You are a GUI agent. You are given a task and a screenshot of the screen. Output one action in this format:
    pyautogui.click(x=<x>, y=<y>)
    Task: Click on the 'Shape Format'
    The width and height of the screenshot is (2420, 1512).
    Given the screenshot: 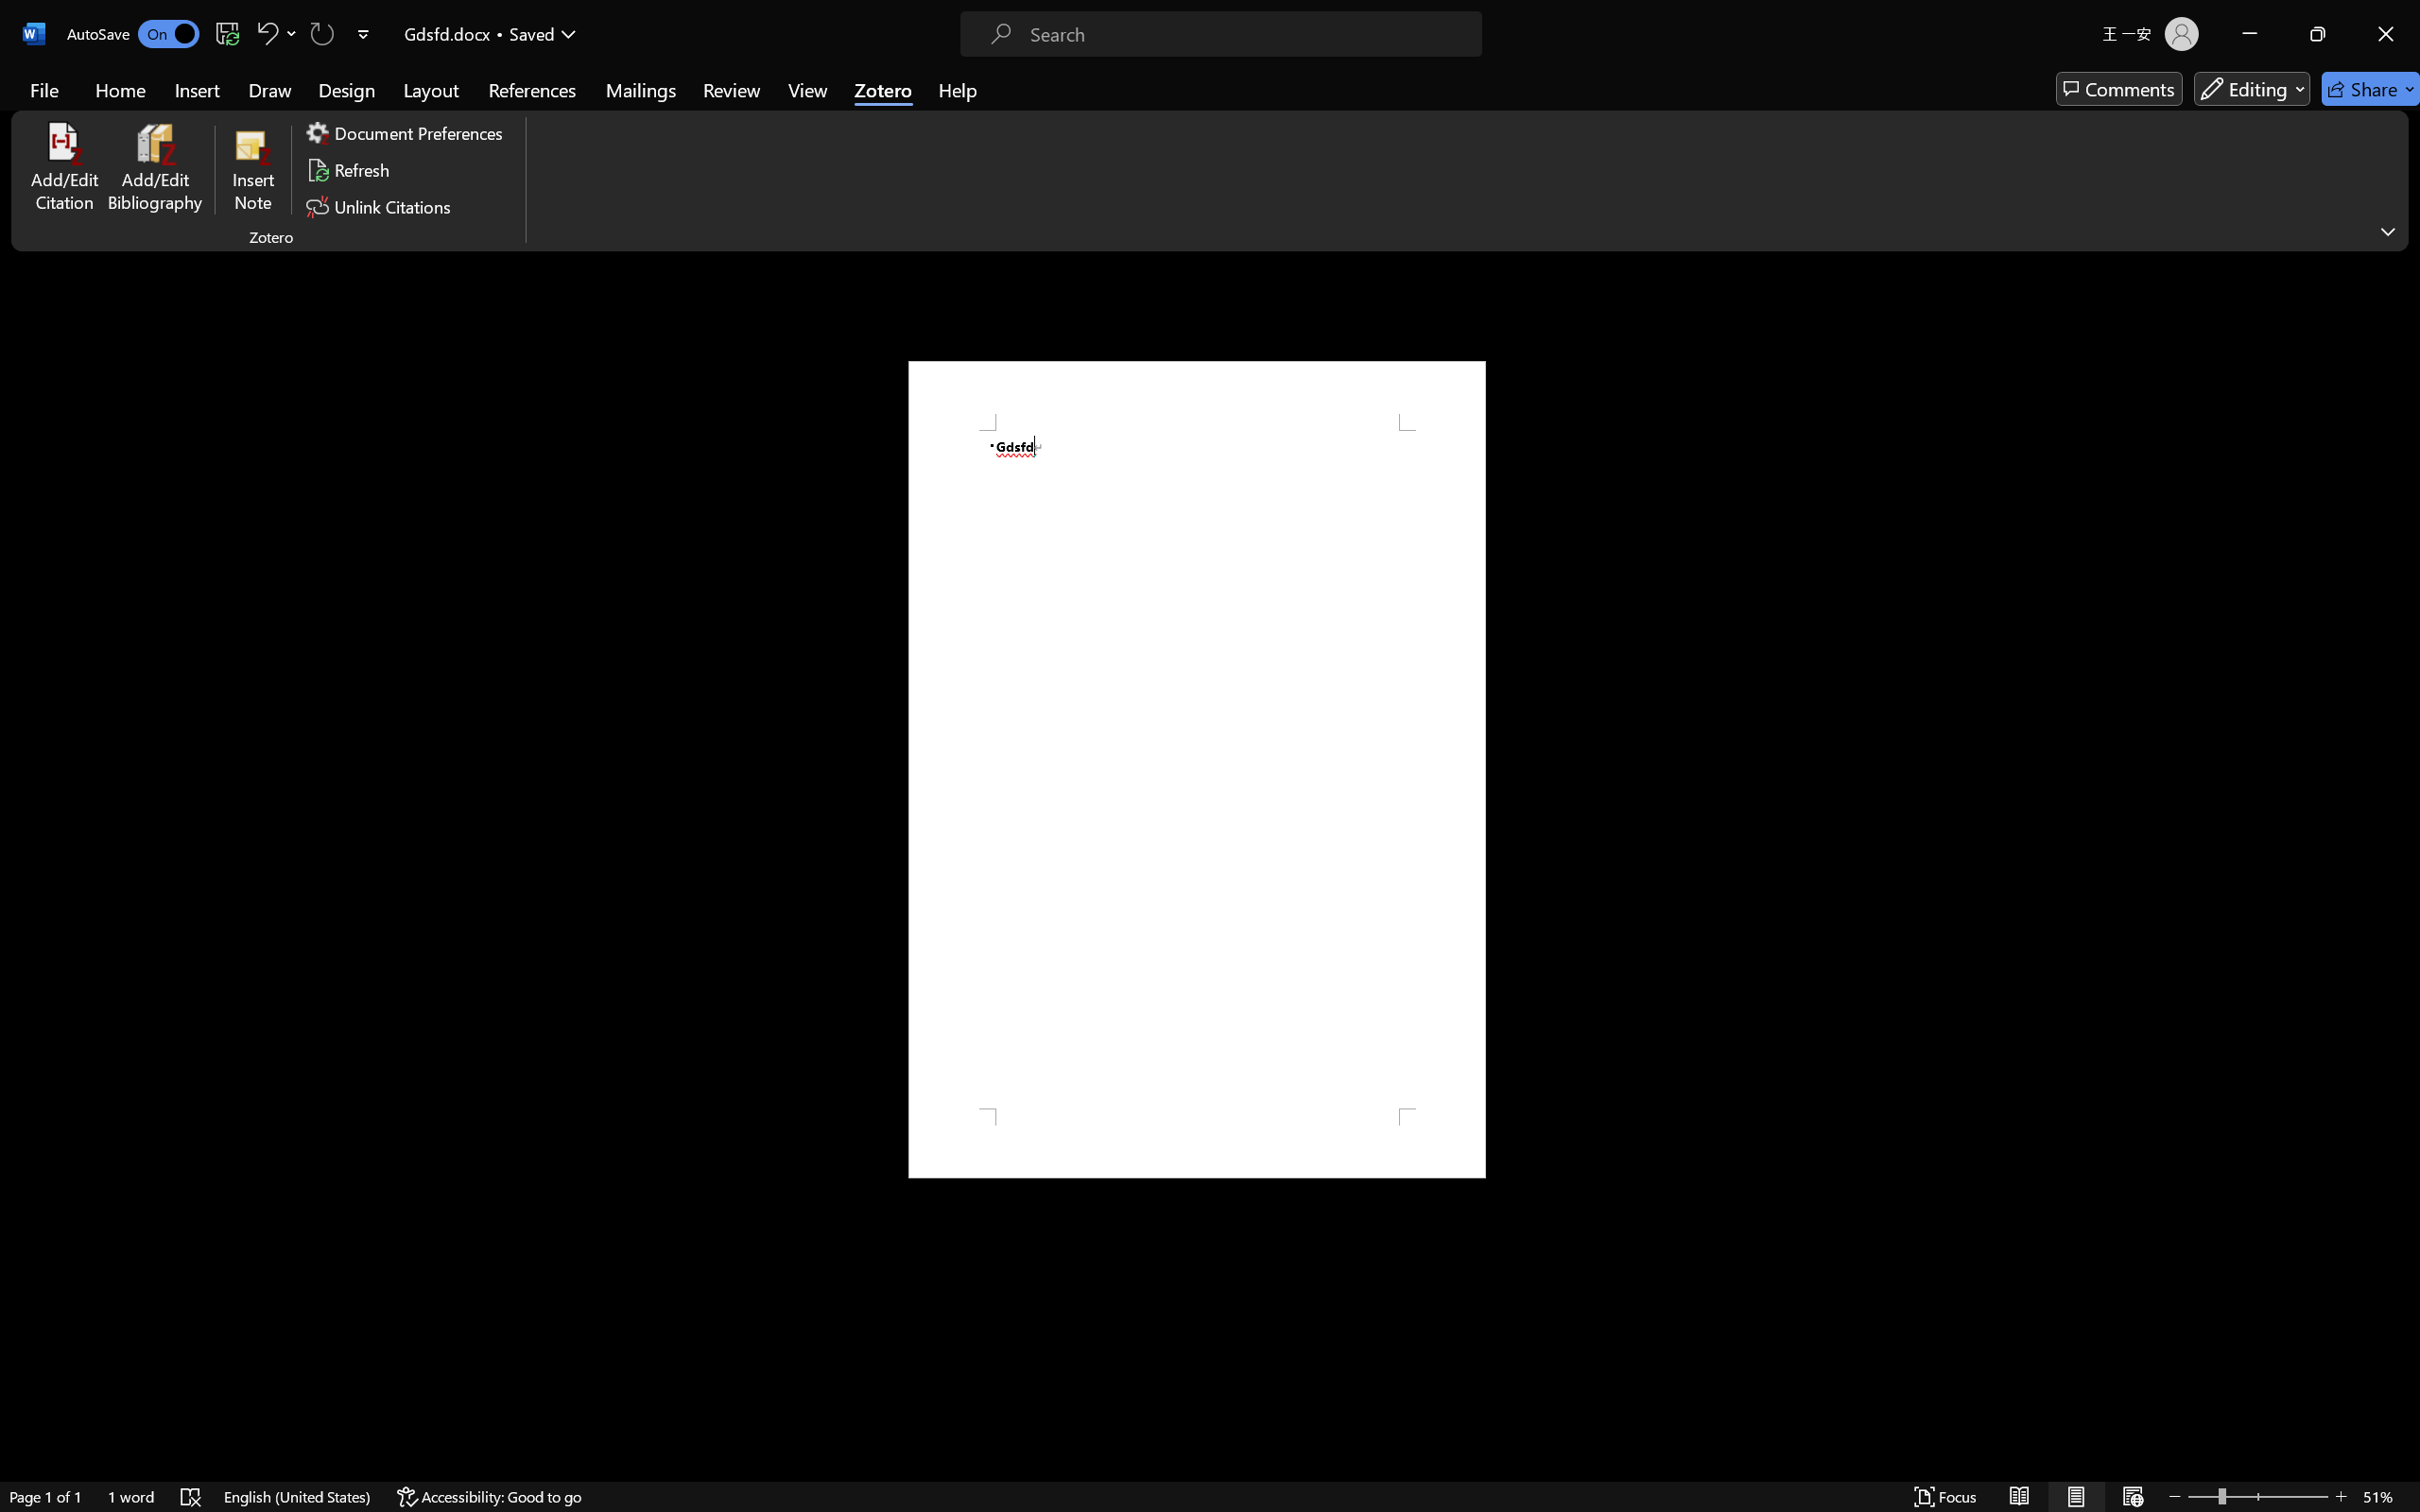 What is the action you would take?
    pyautogui.click(x=787, y=51)
    